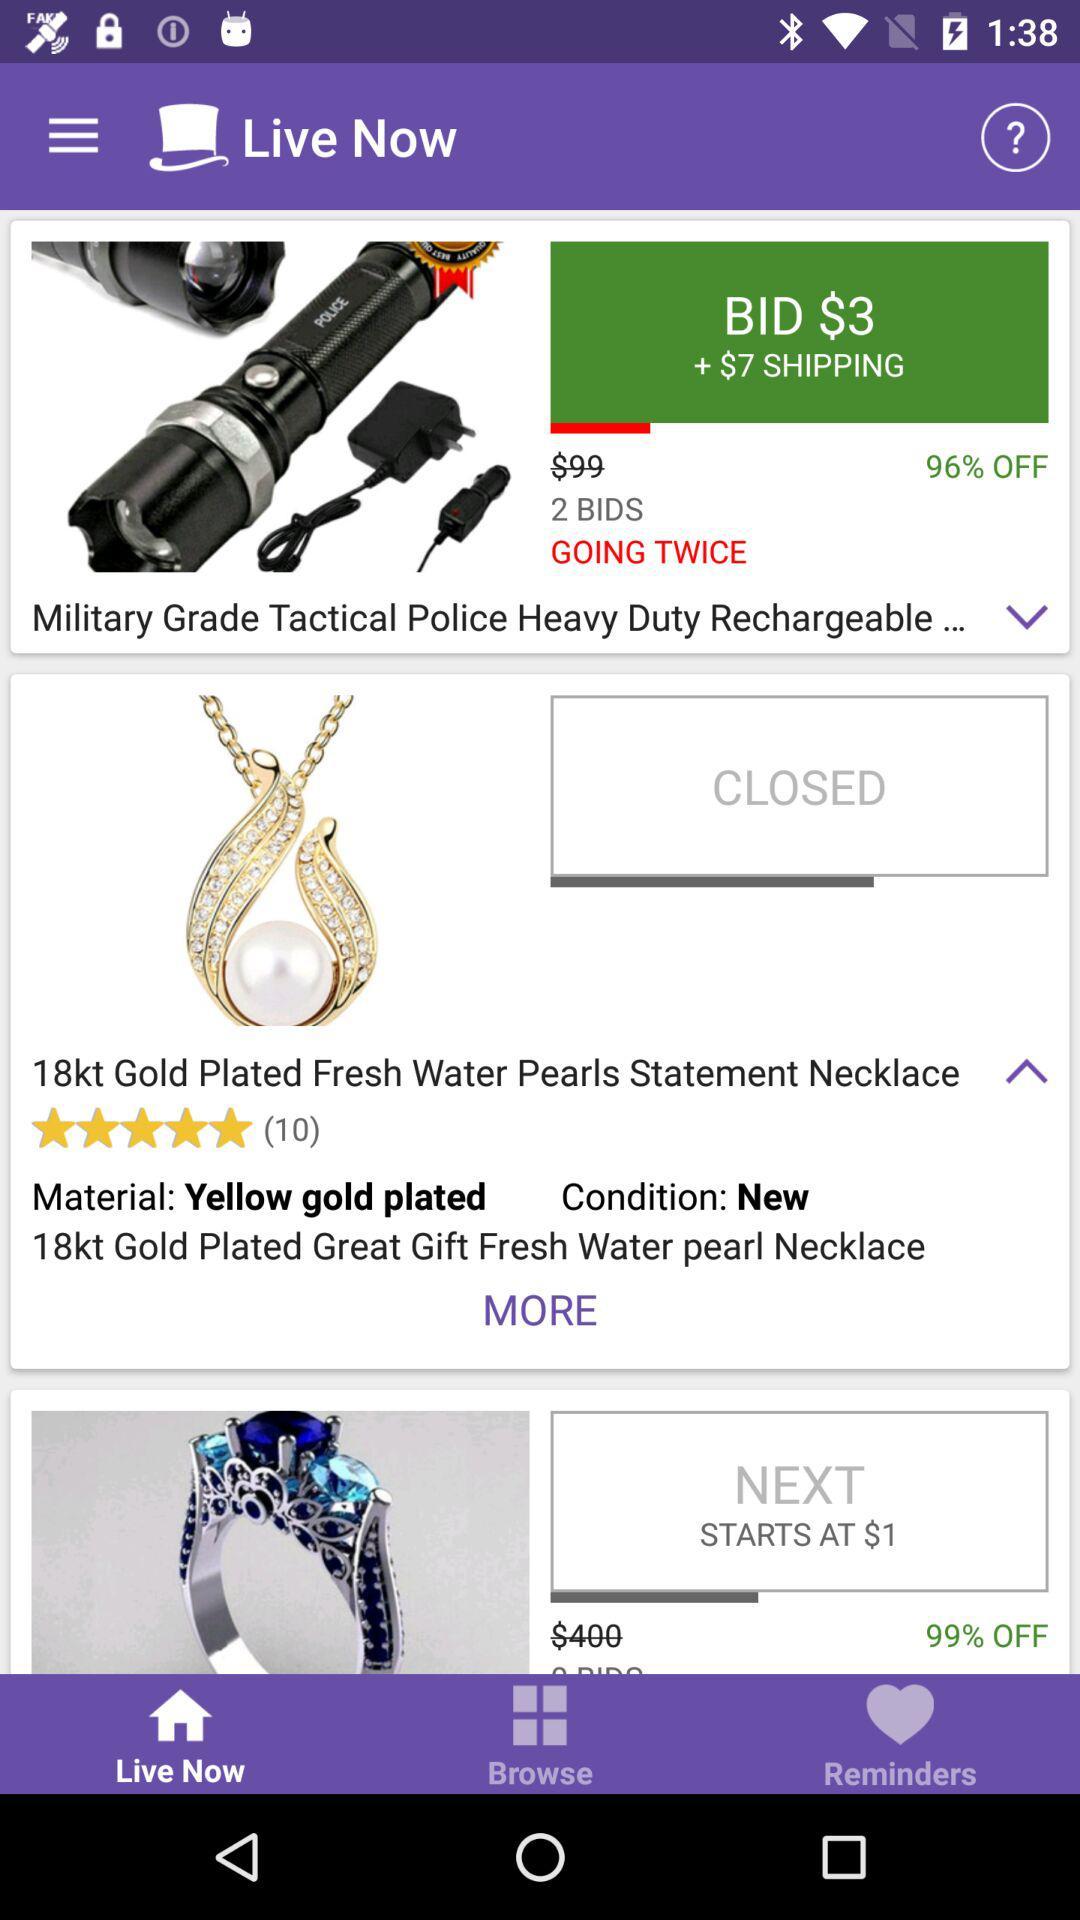  Describe the element at coordinates (540, 1737) in the screenshot. I see `the item next to live now icon` at that location.